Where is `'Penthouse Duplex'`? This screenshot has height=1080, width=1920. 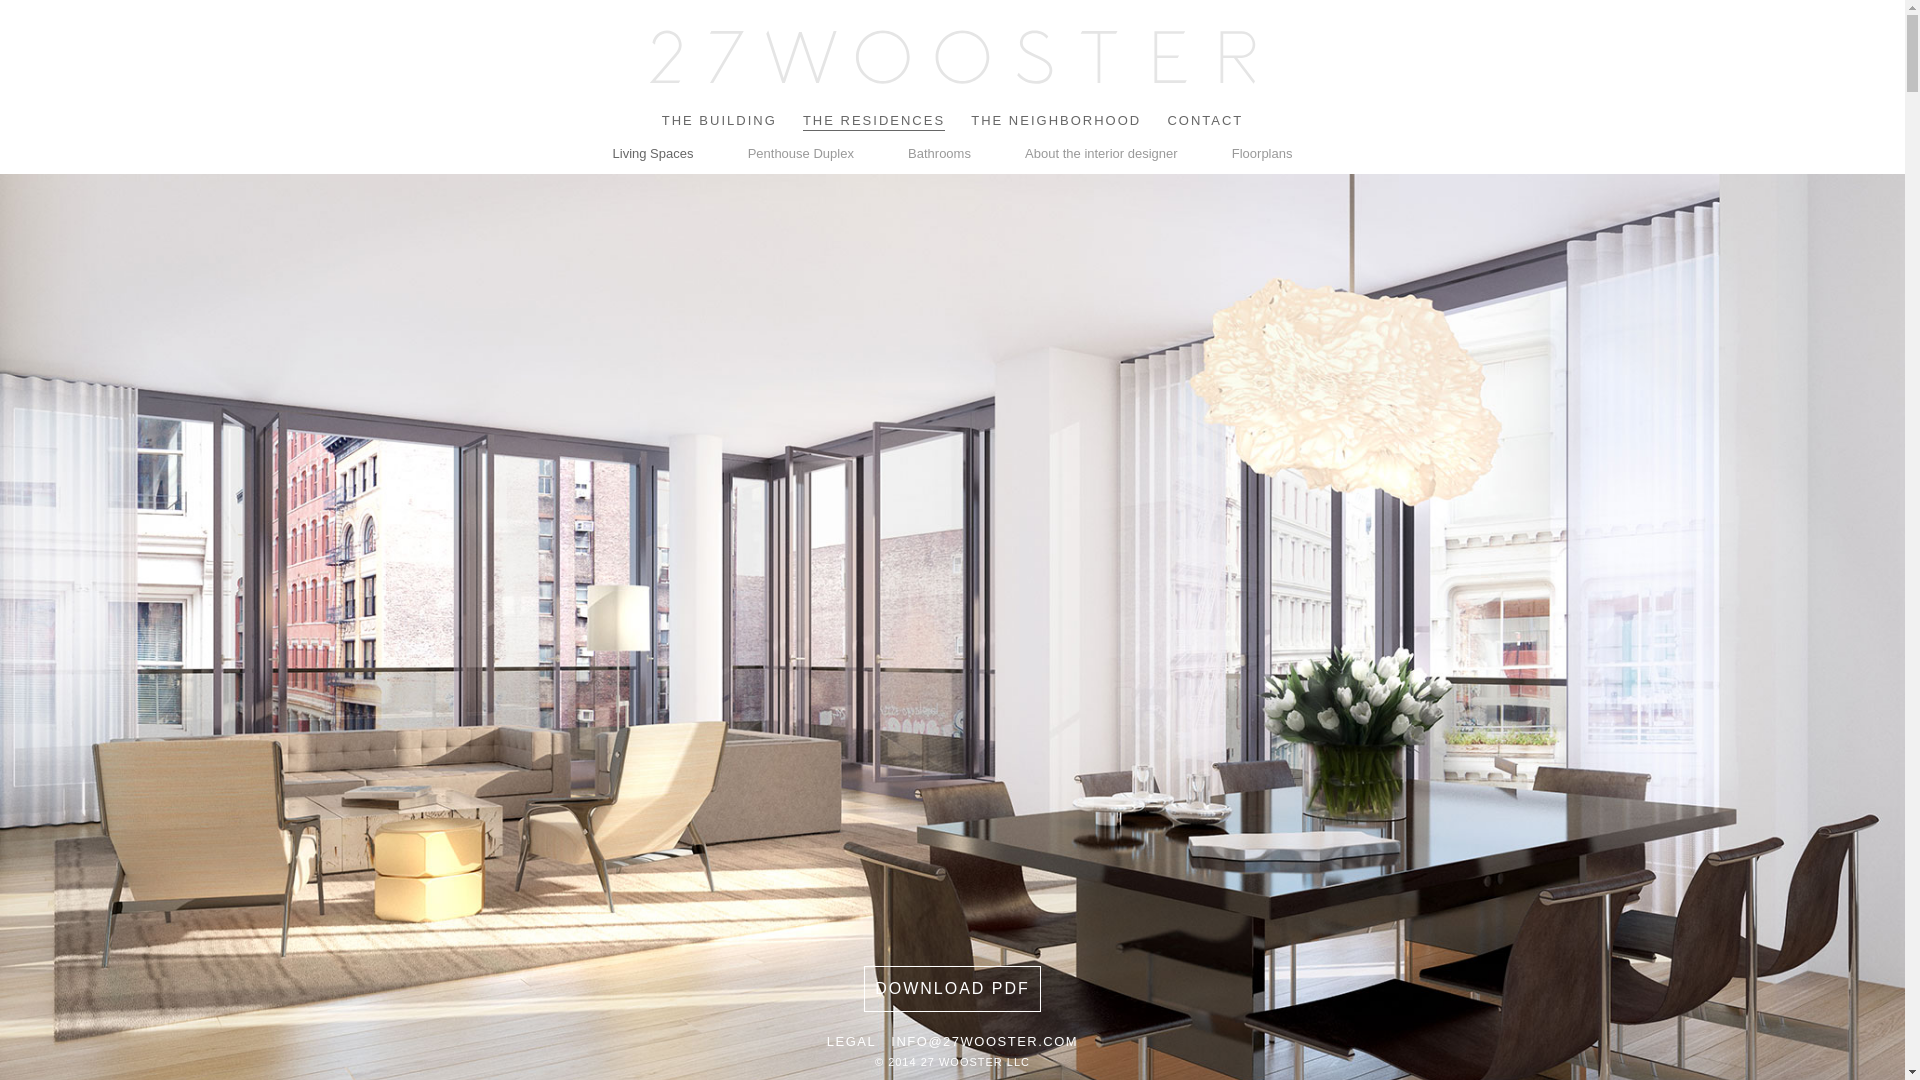
'Penthouse Duplex' is located at coordinates (801, 152).